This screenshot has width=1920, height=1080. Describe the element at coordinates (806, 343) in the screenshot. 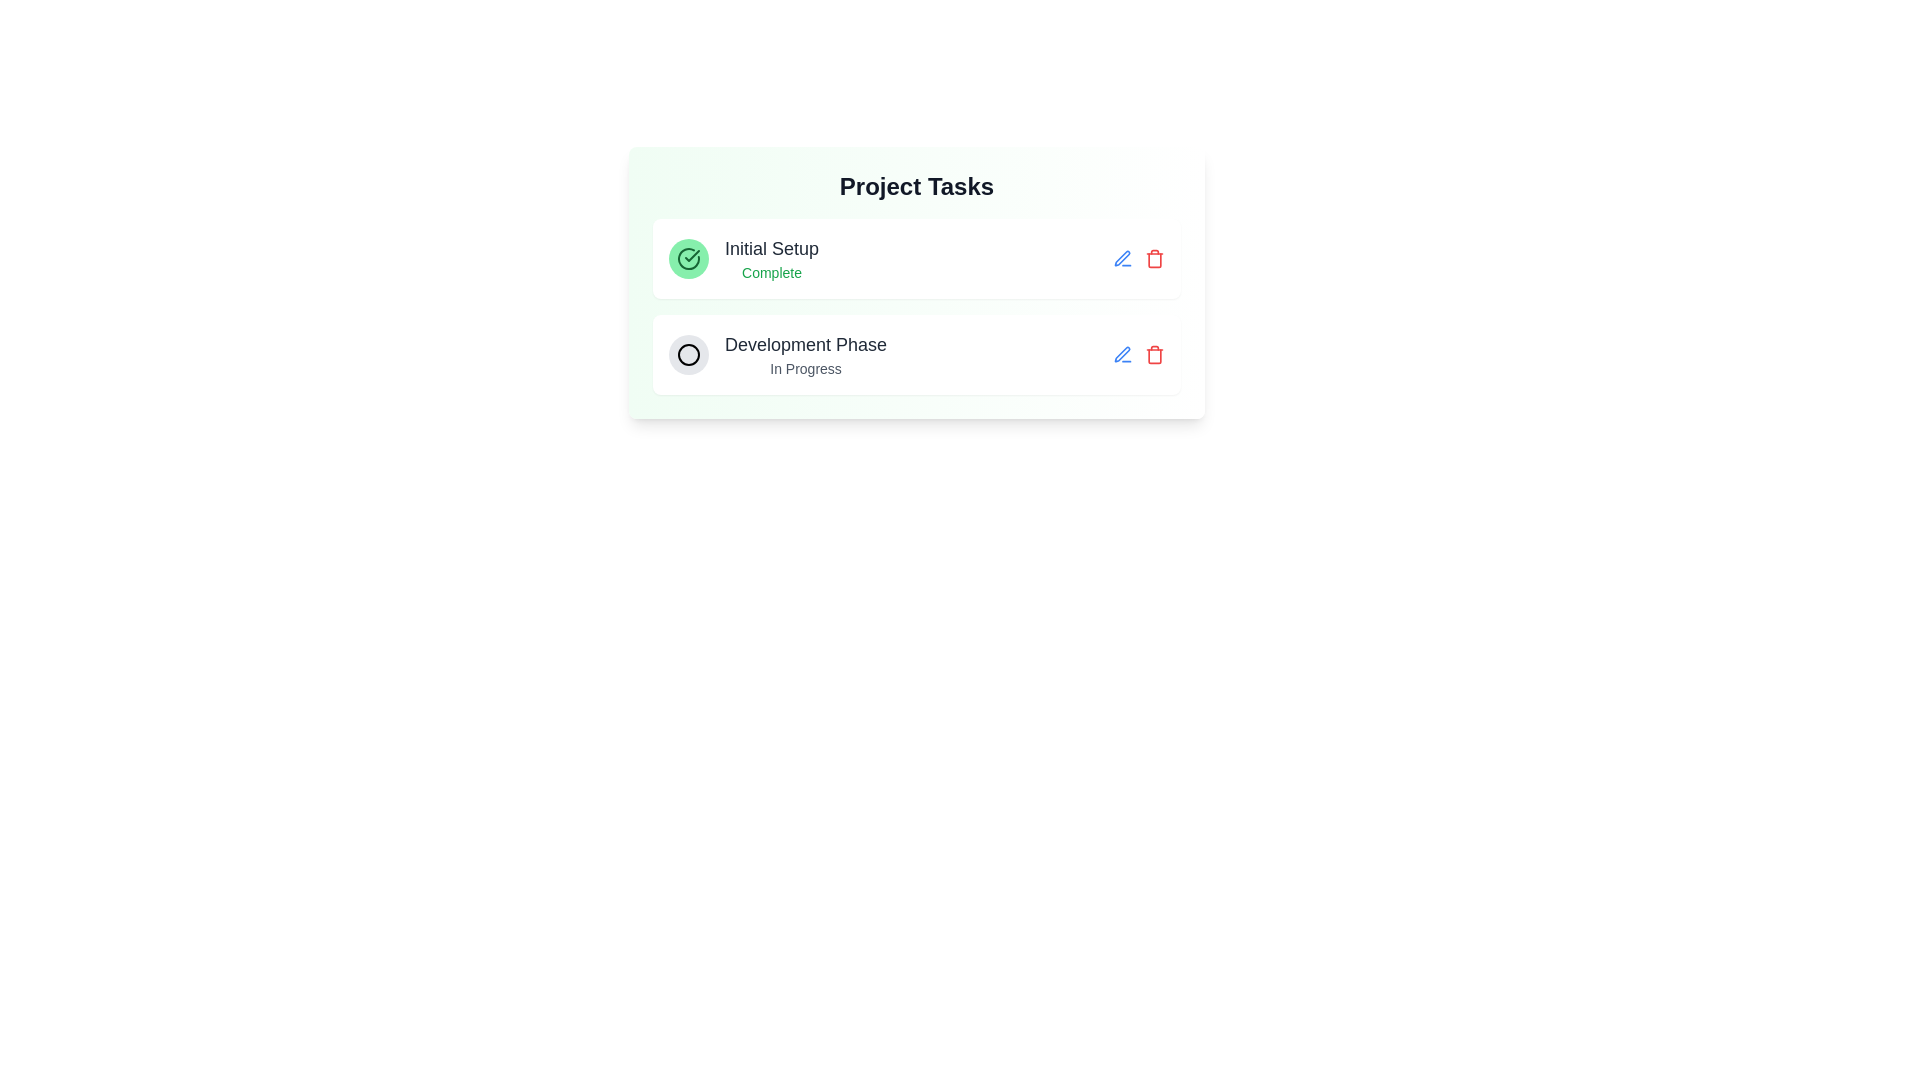

I see `the 'Development Phase' text label, which is prominently displayed in a bold font and dark gray color, located on the second row of task cards, aligned horizontally with a circular icon and above the 'In Progress' text` at that location.